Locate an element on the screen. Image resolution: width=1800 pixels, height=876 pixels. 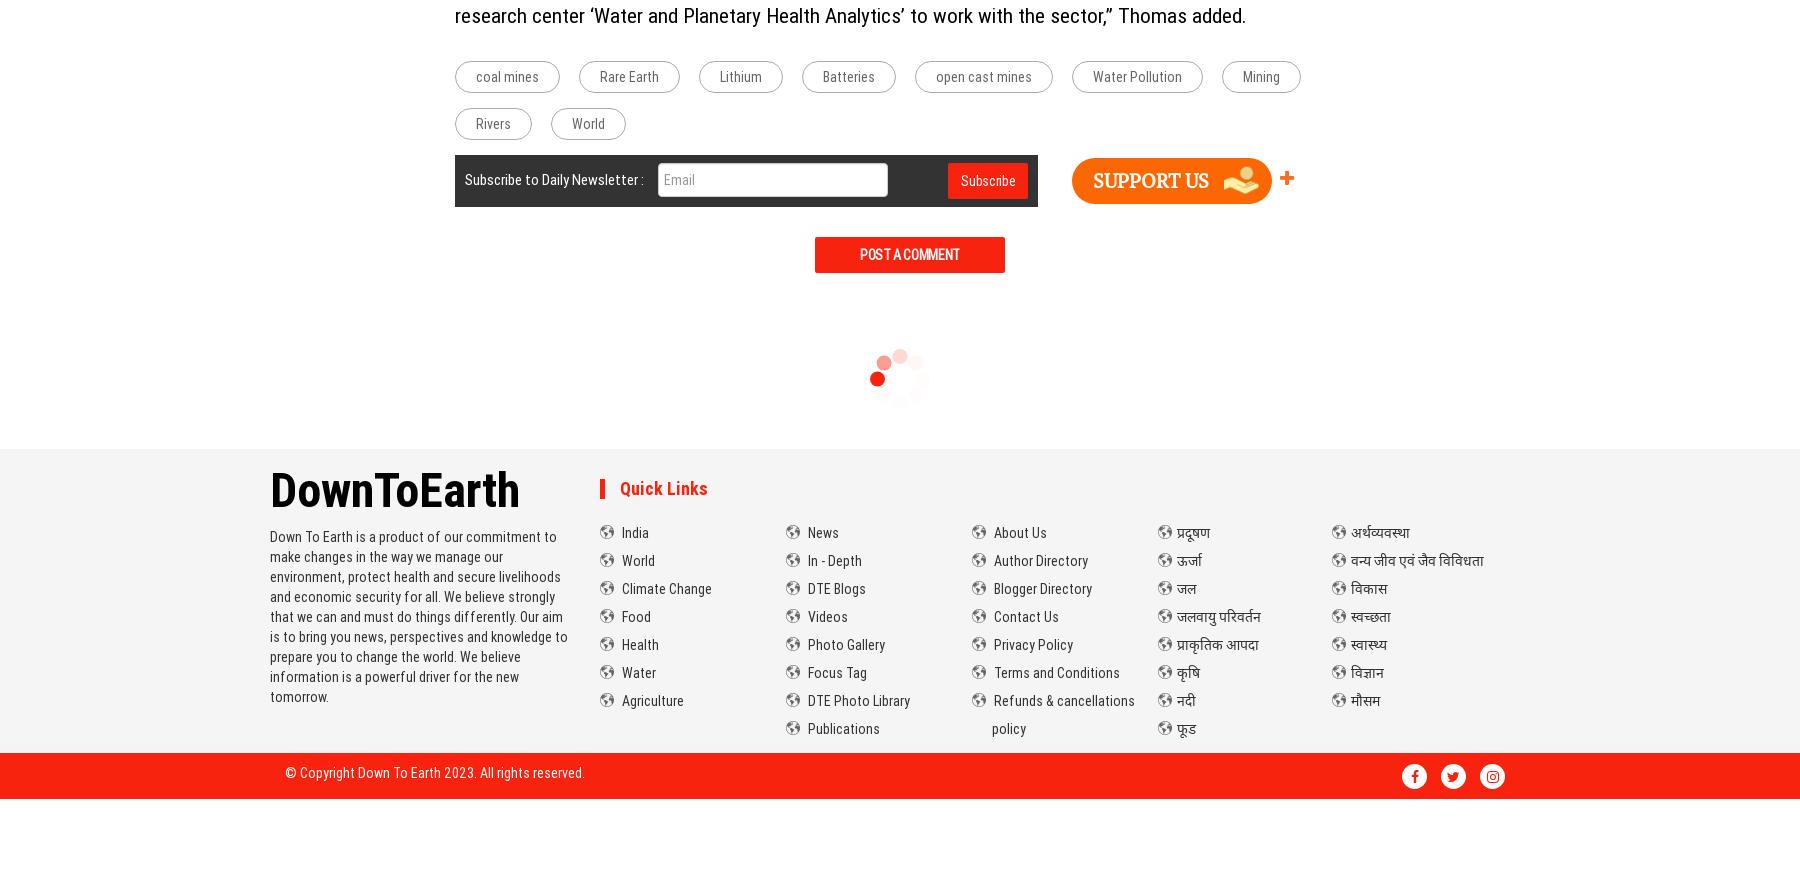
'Rivers' is located at coordinates (492, 121).